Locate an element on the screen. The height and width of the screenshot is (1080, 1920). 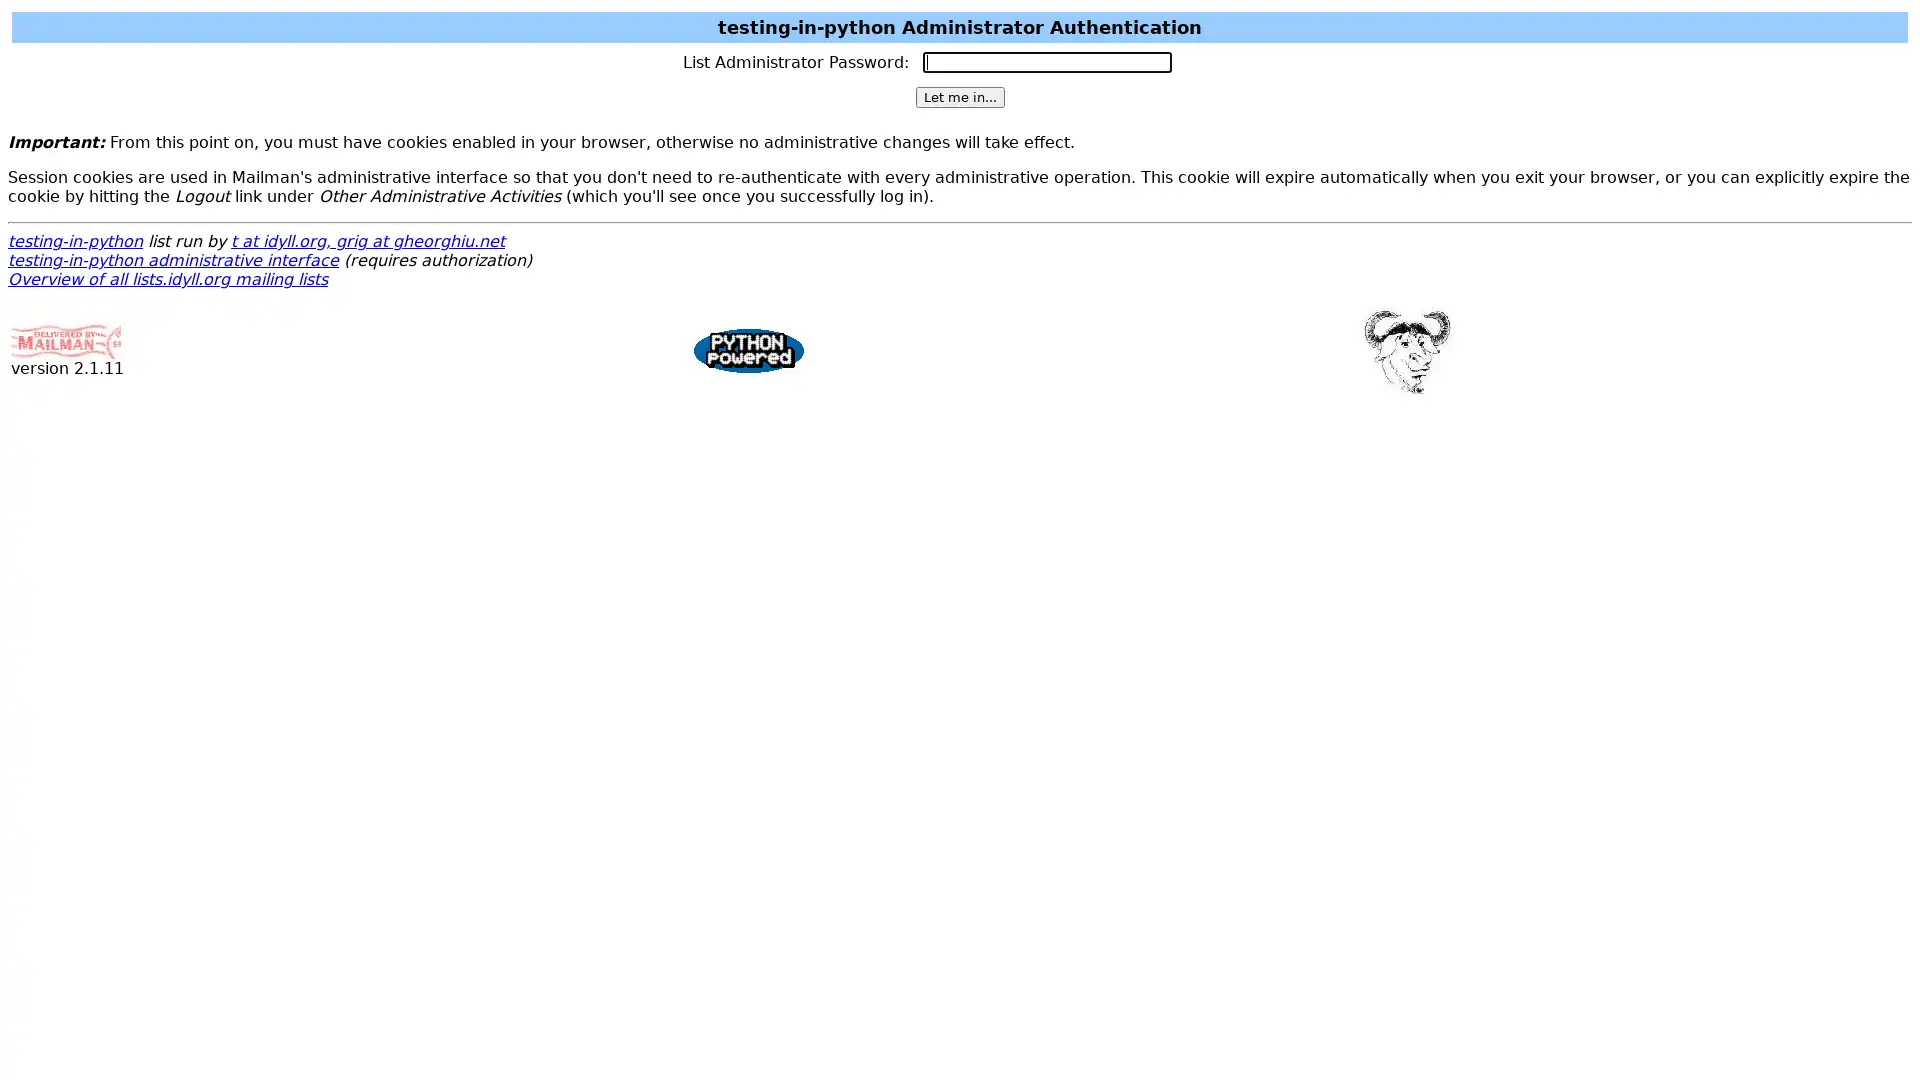
Let me in... is located at coordinates (958, 97).